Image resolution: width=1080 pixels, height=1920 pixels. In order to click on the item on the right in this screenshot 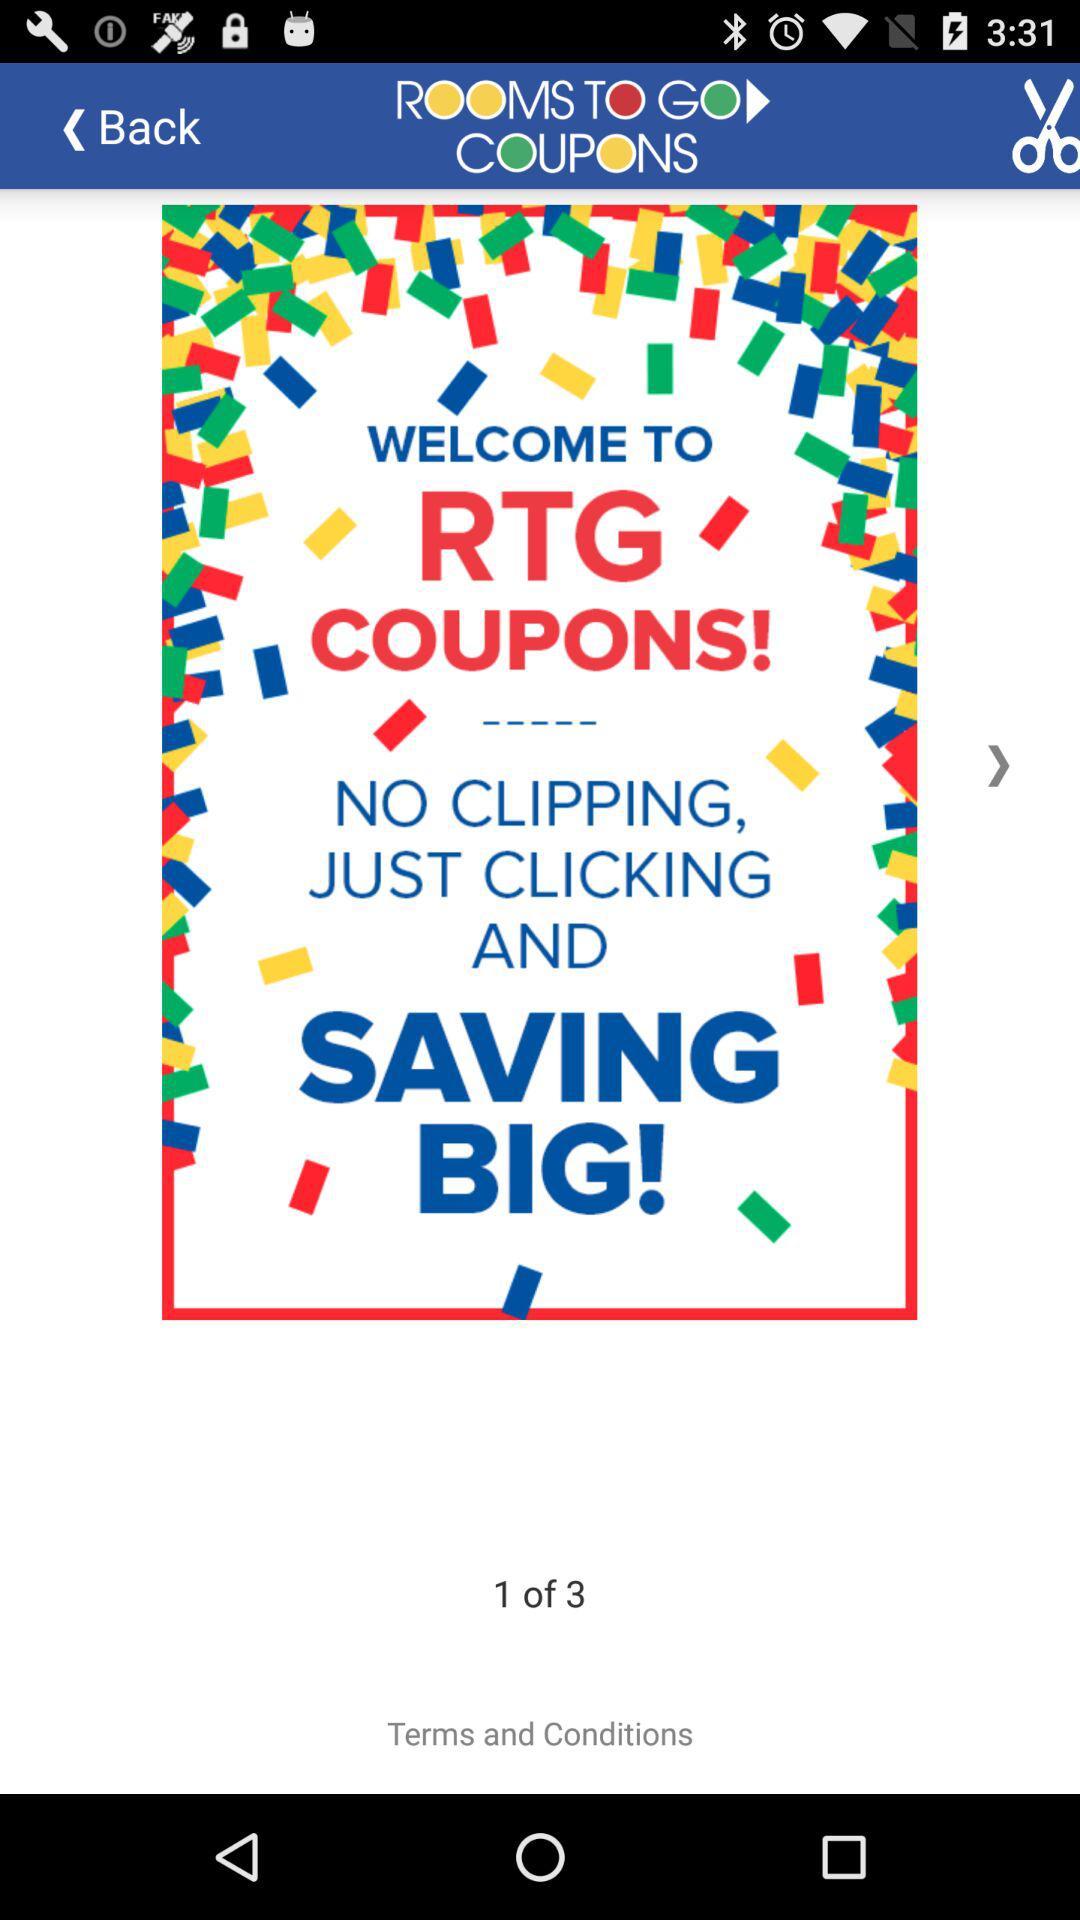, I will do `click(998, 761)`.